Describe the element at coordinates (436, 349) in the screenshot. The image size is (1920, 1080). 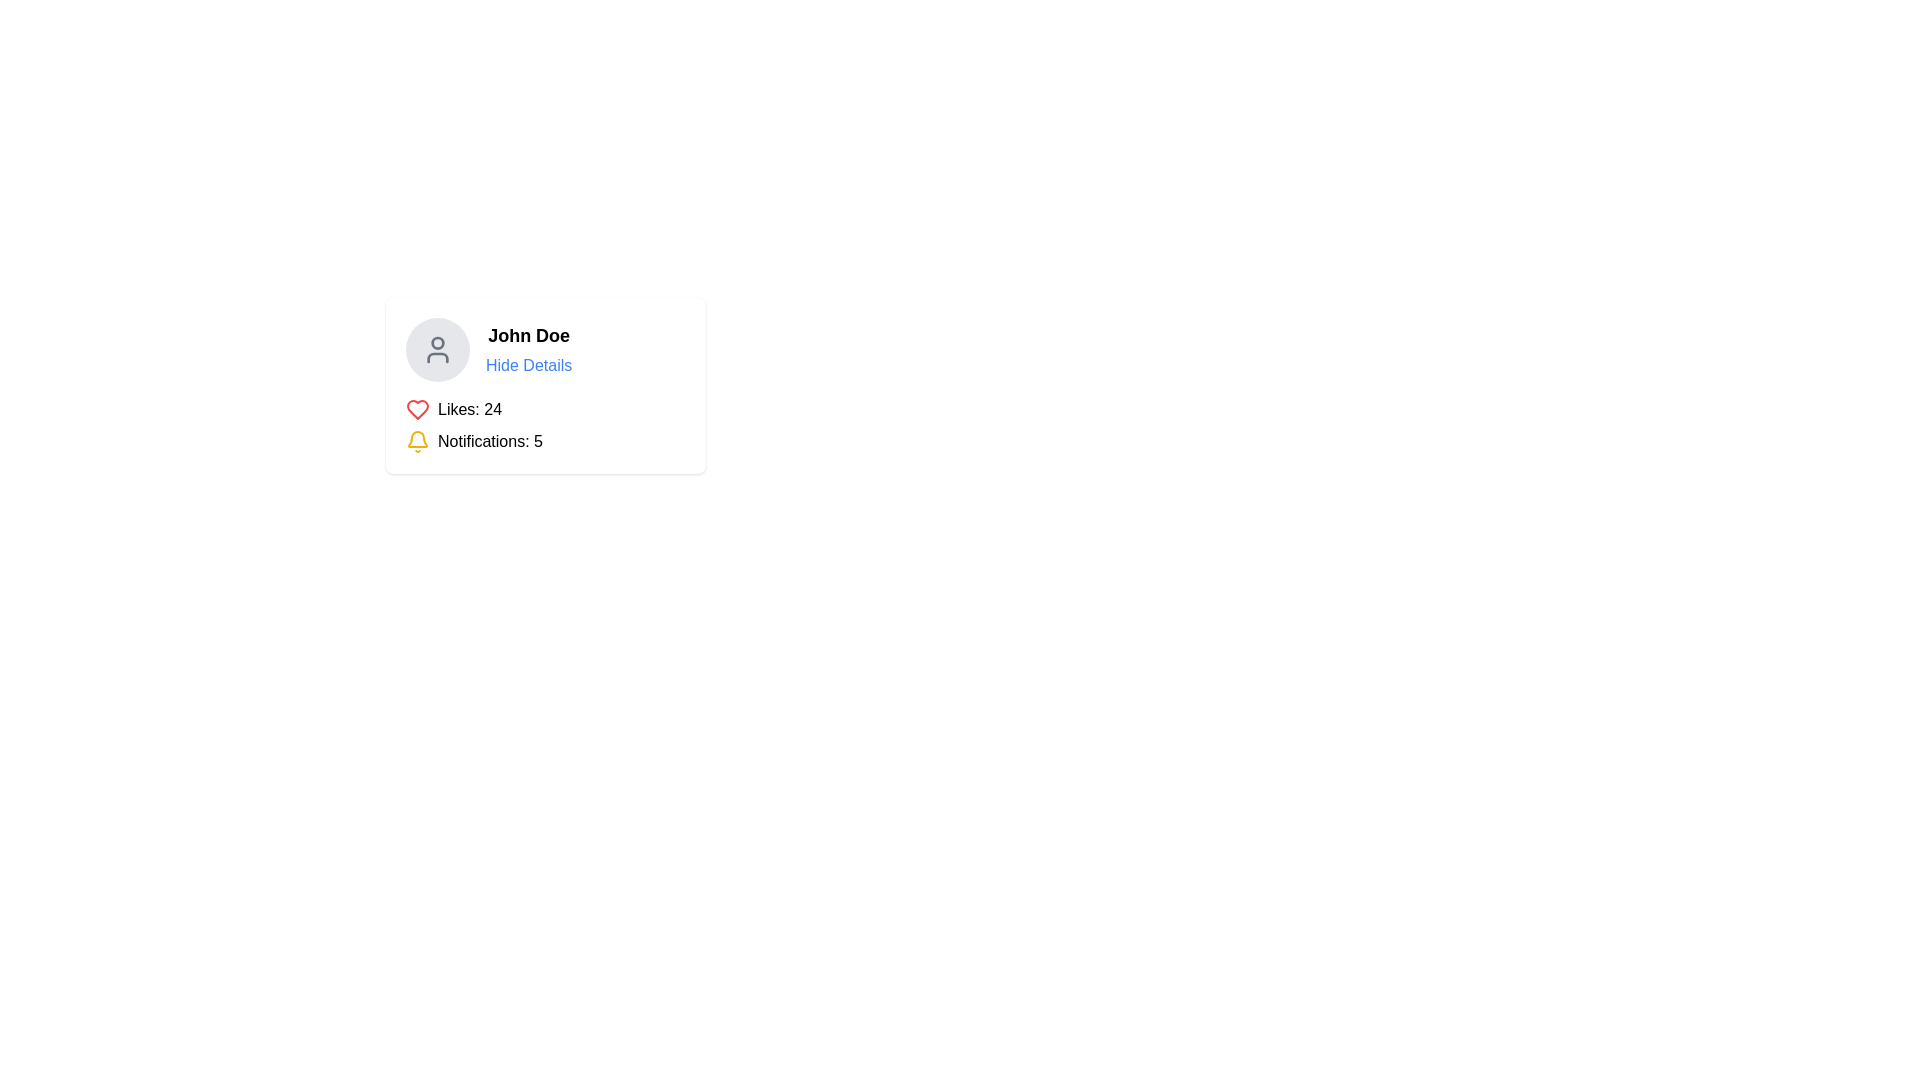
I see `the circular user profile icon with a light gray background and a dark gray user silhouette, located in the upper-left corner of the profile section` at that location.